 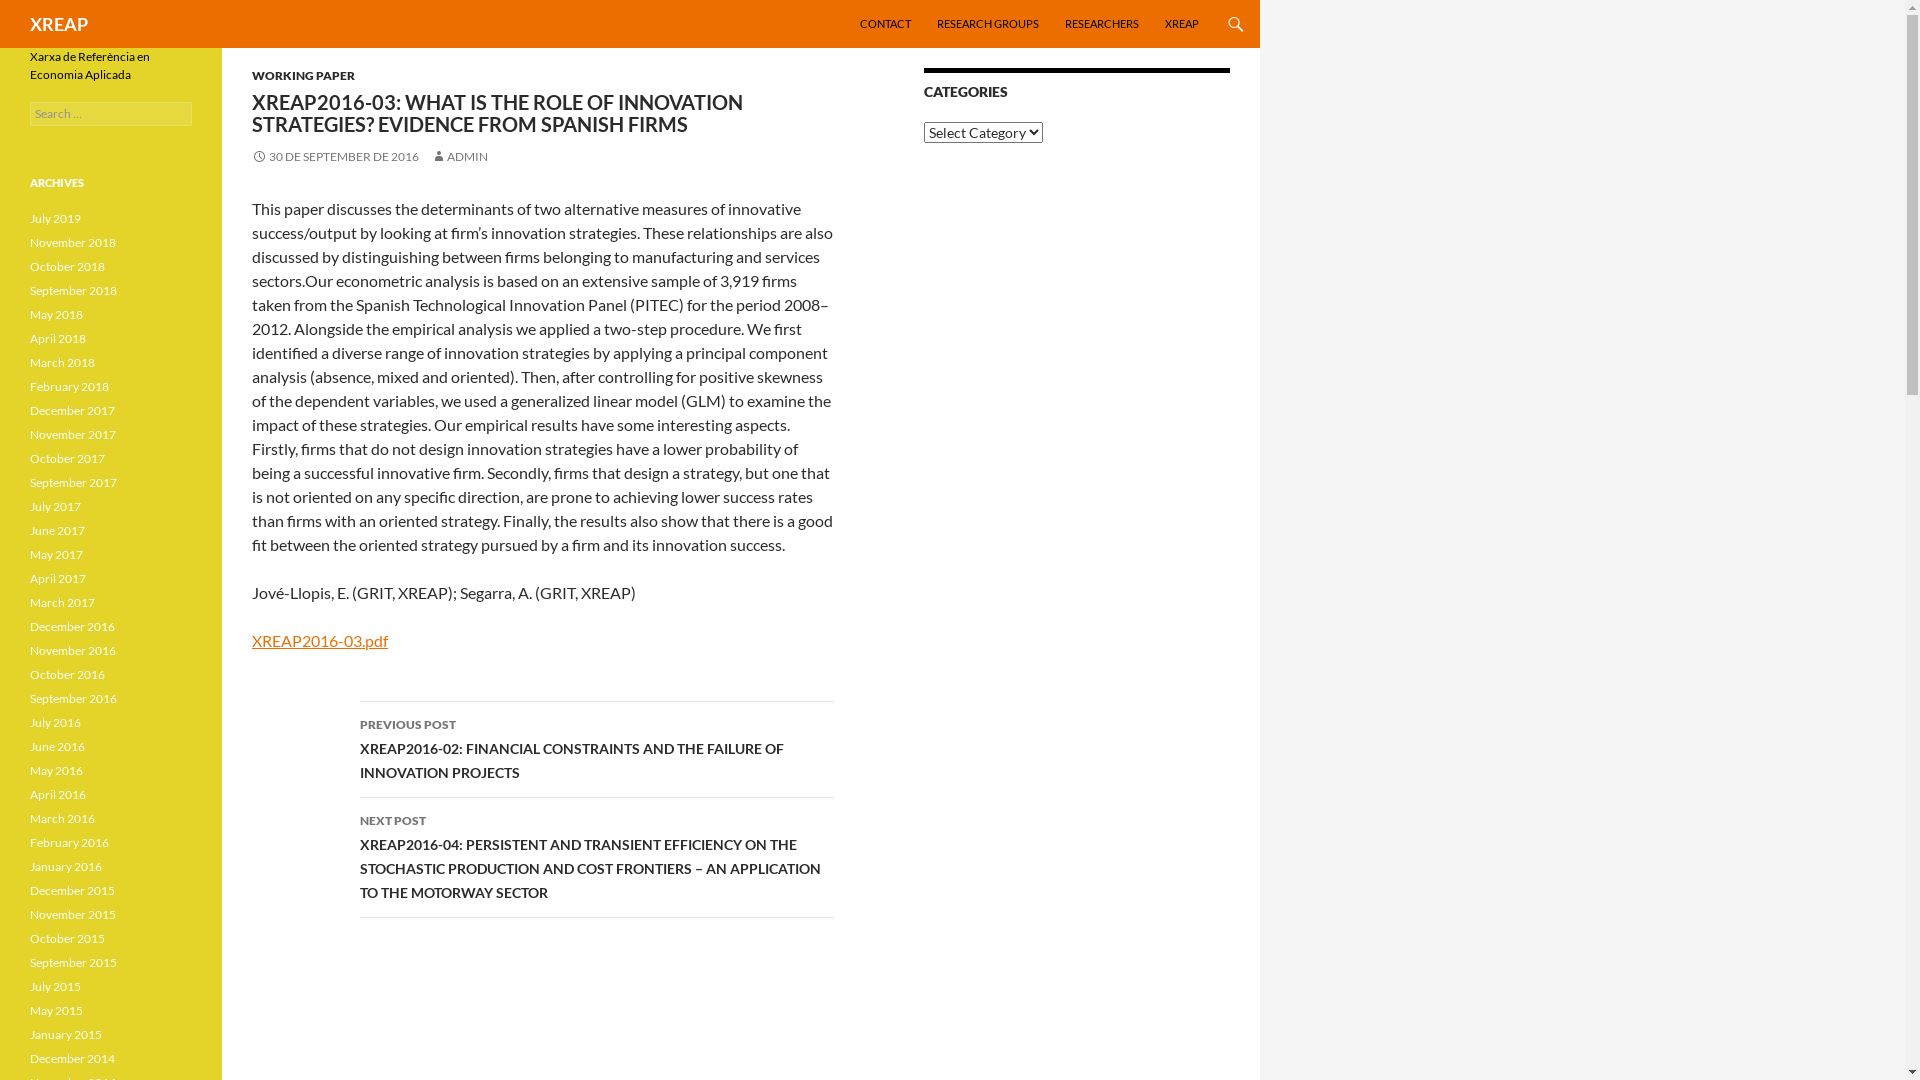 I want to click on 'XREAP2016-03.pdf', so click(x=320, y=640).